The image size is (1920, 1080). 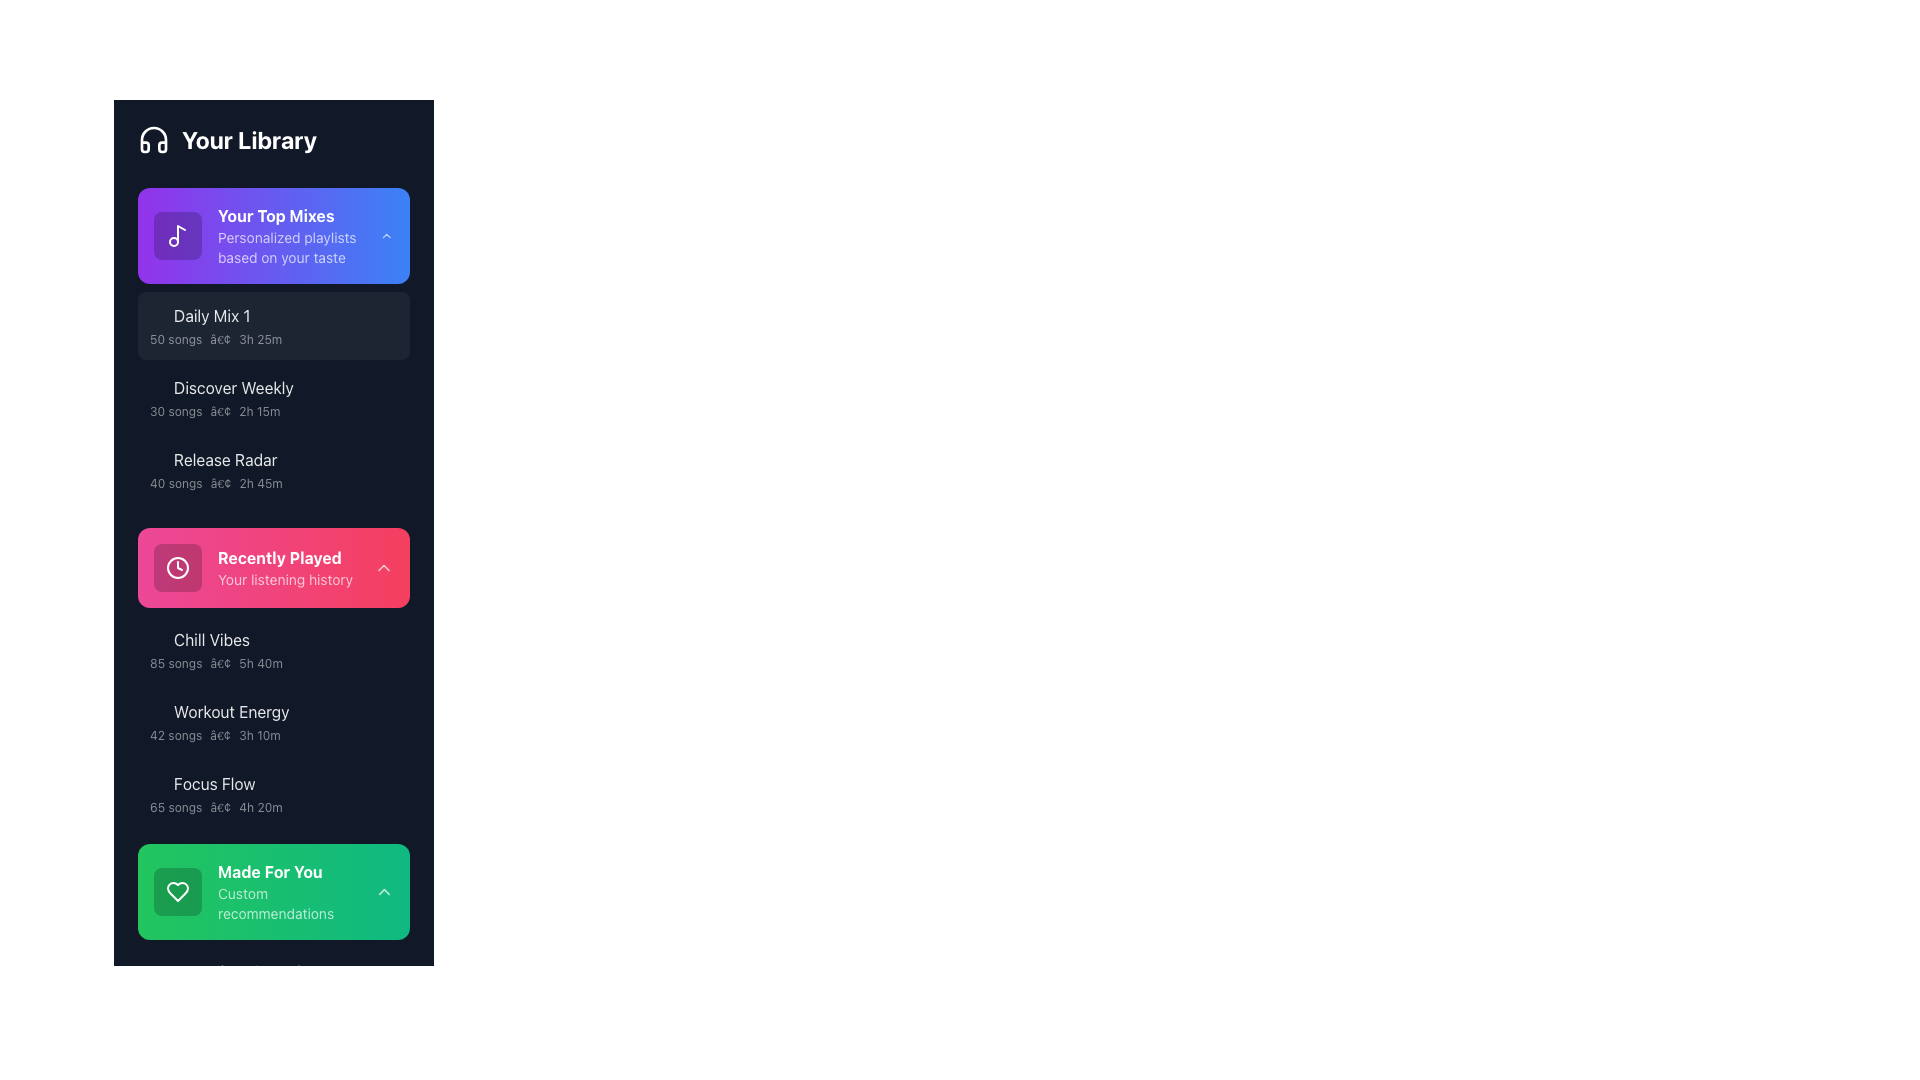 What do you see at coordinates (298, 234) in the screenshot?
I see `text block displaying the title and subtitle that promotes personalized playlists based on the user's taste, located in the top-left quadrant of the interface under the 'Your Library' section` at bounding box center [298, 234].